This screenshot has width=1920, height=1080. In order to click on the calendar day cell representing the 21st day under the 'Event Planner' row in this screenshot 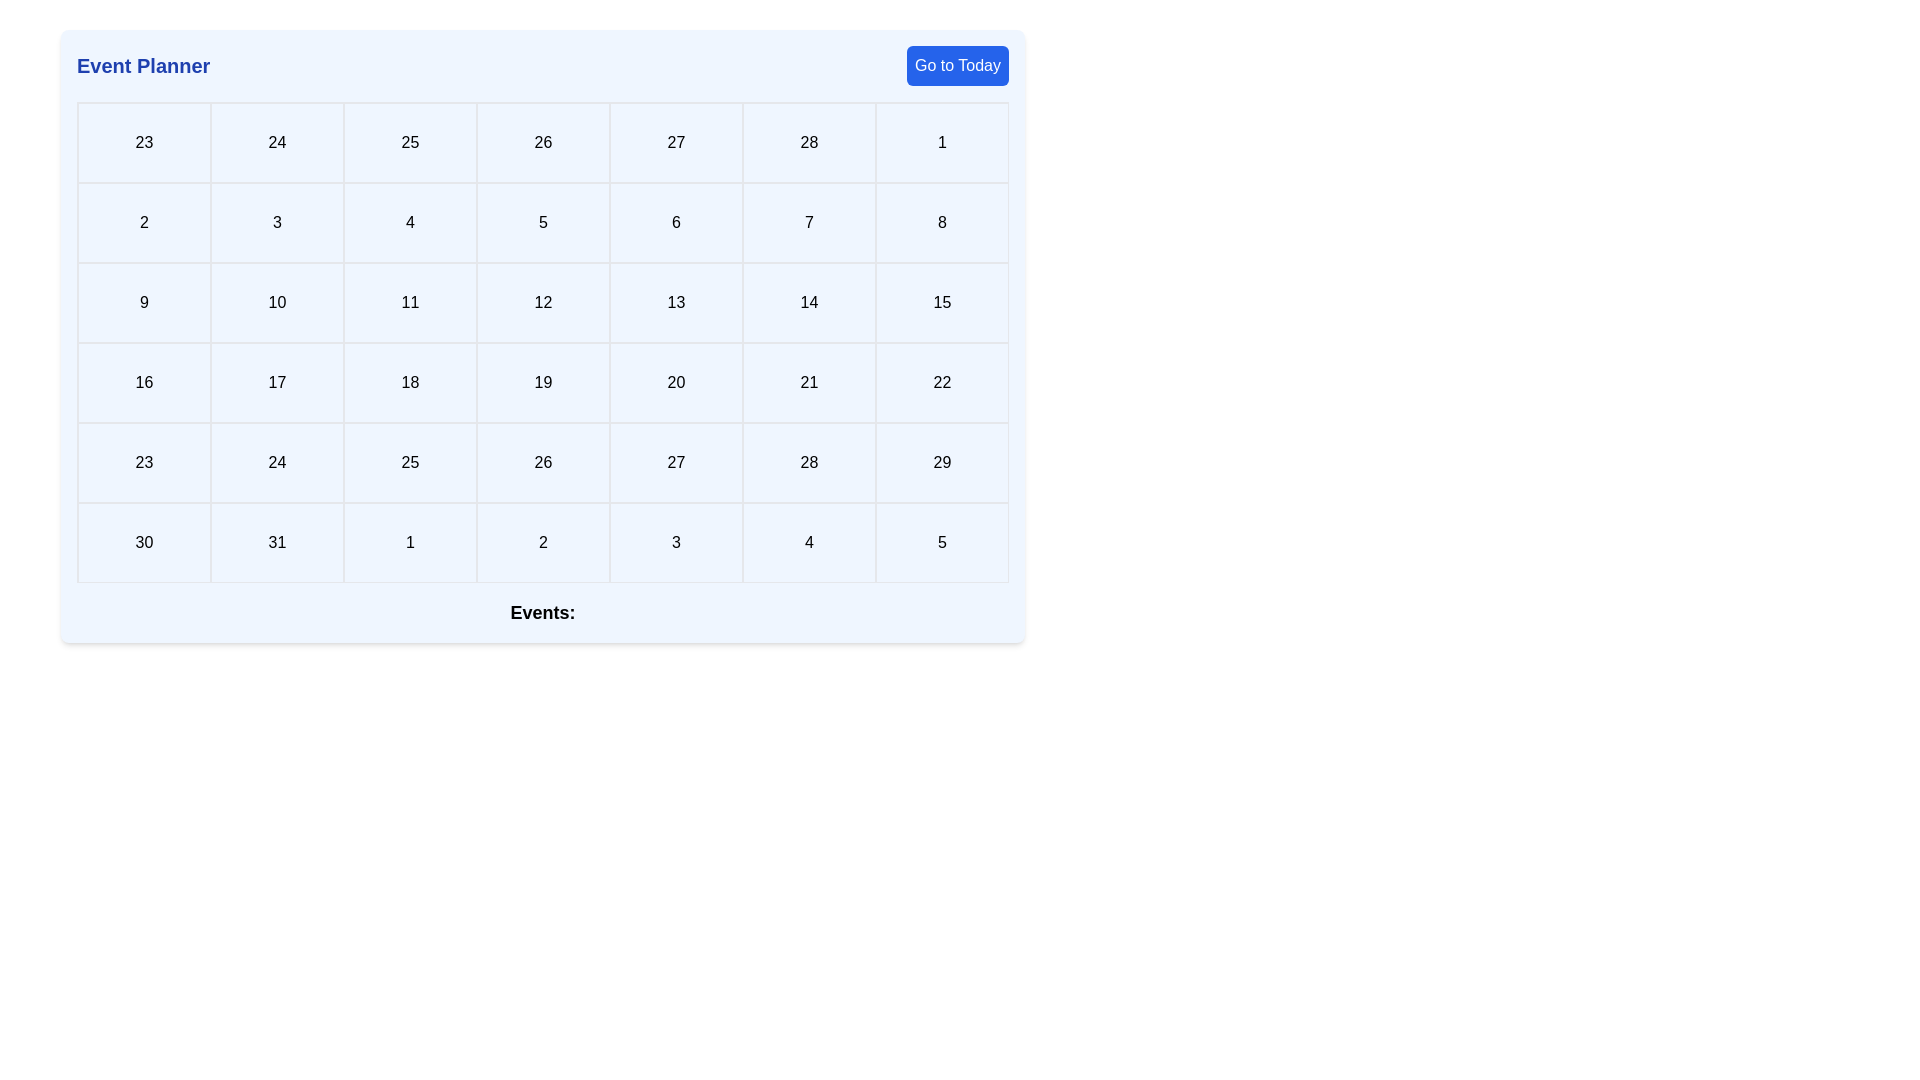, I will do `click(809, 382)`.